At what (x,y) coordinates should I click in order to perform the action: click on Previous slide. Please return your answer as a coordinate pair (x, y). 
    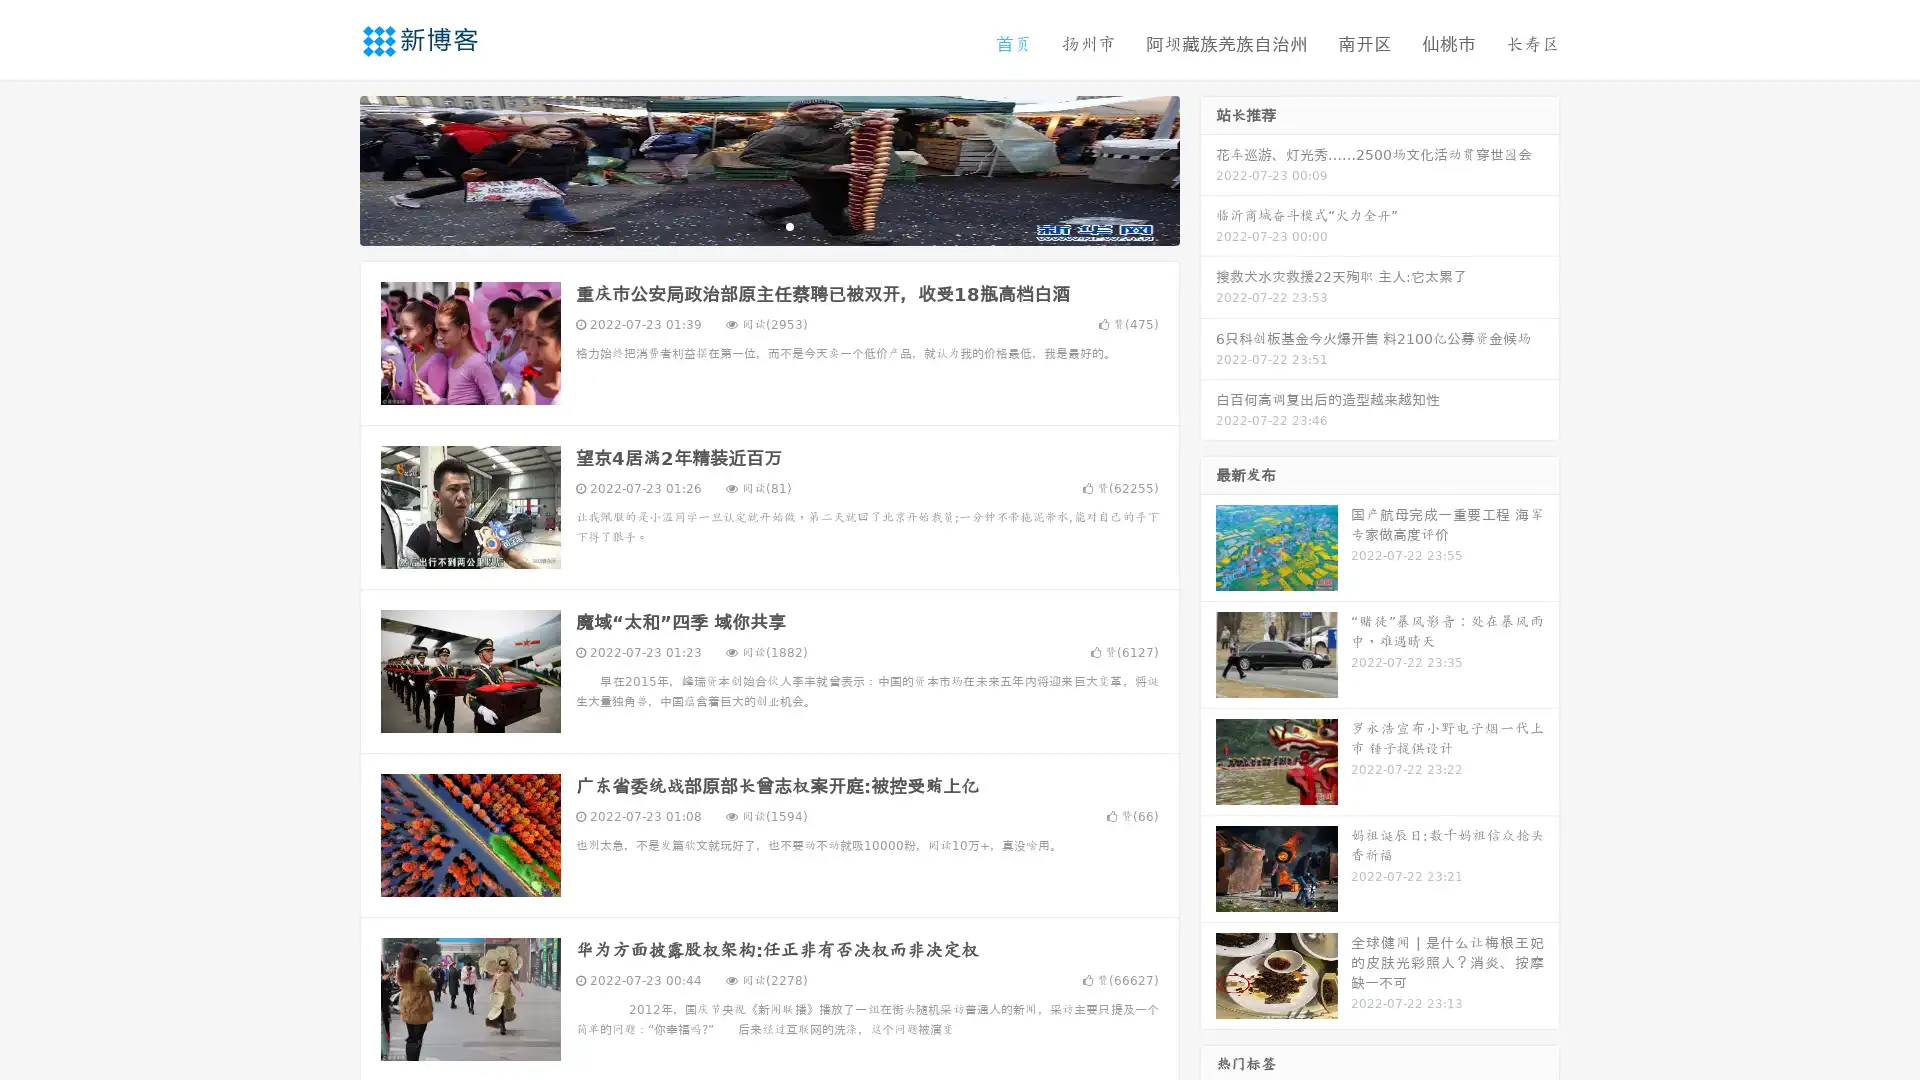
    Looking at the image, I should click on (330, 168).